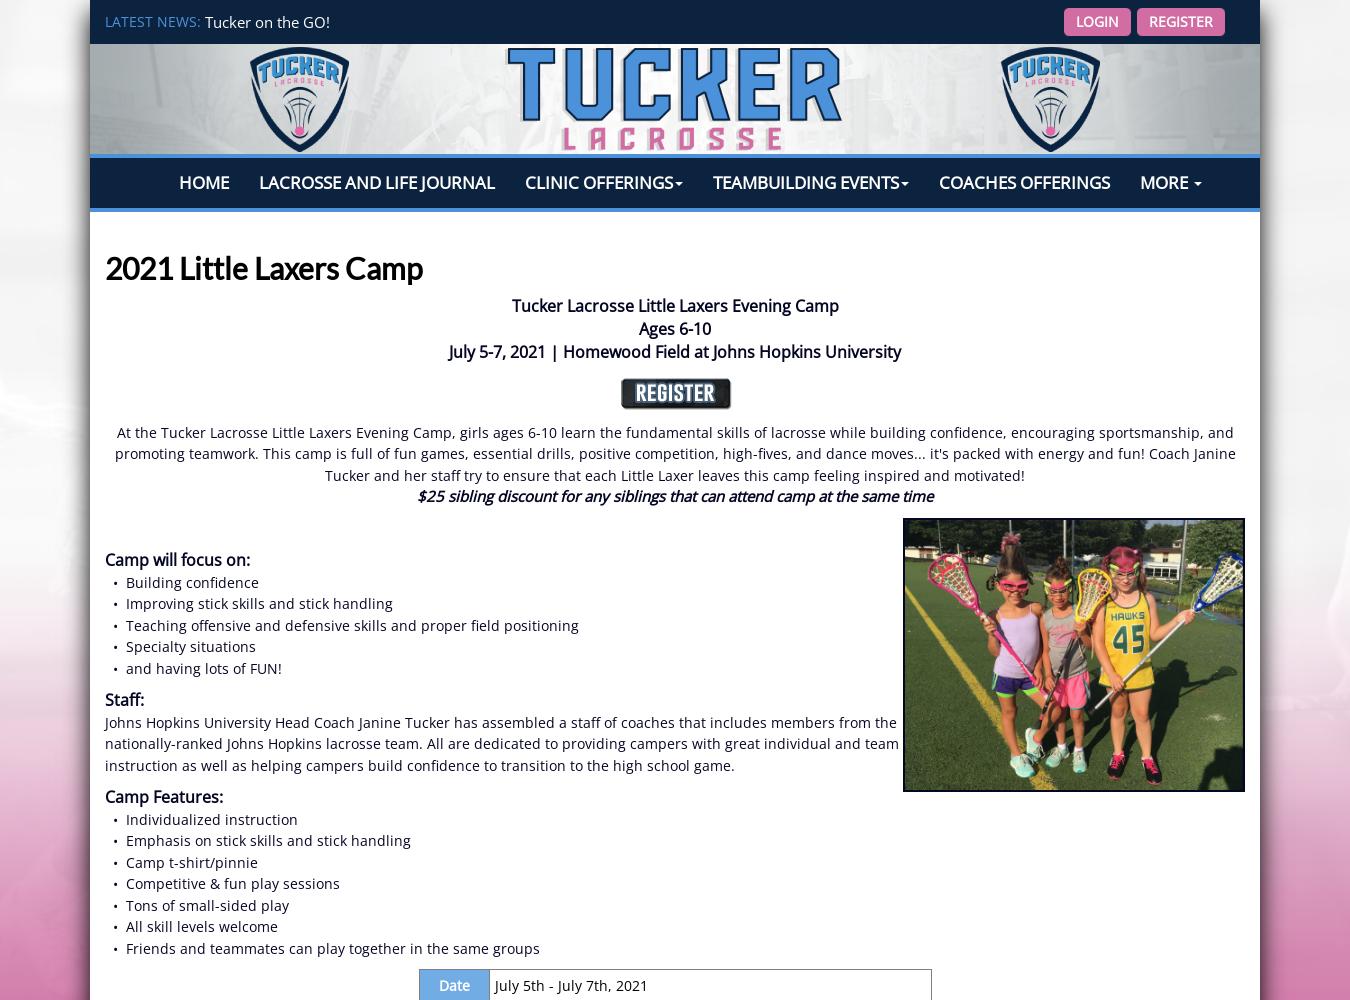 This screenshot has width=1350, height=1000. I want to click on '•  Friends and teammates can play together in the same groups', so click(321, 946).